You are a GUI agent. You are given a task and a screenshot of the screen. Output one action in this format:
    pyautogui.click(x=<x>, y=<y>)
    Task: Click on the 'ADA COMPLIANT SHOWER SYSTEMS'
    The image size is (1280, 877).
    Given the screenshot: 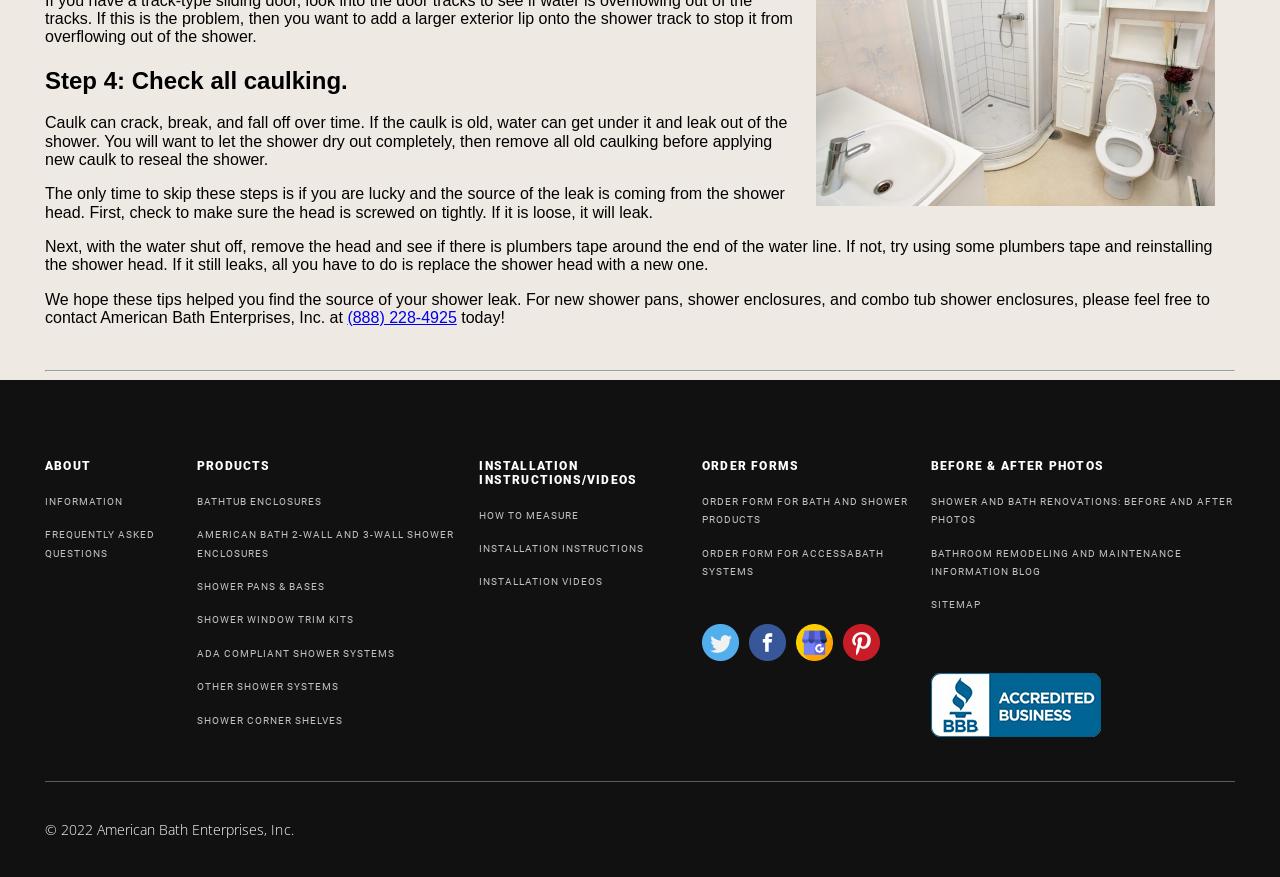 What is the action you would take?
    pyautogui.click(x=295, y=652)
    